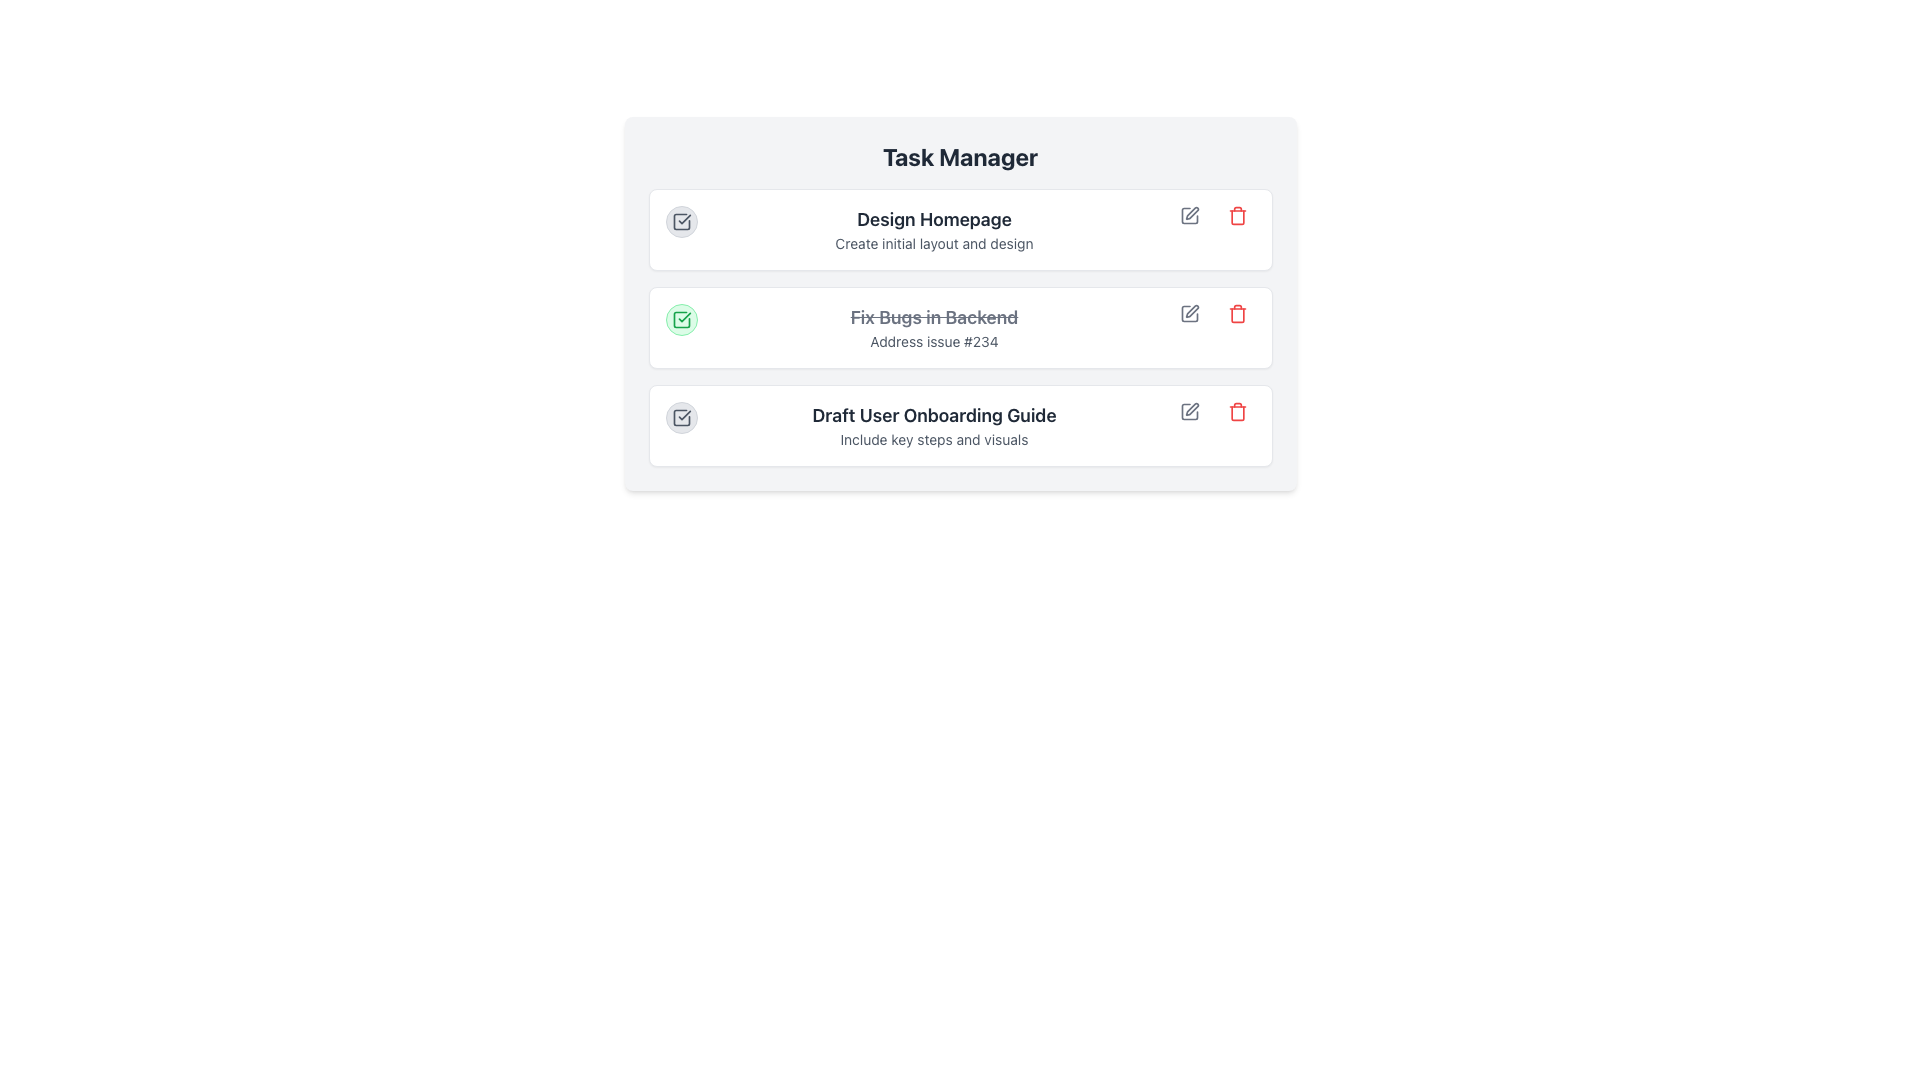 The width and height of the screenshot is (1920, 1080). I want to click on the title text label located at the top of the third task card in the task list for visual identification of the specific task item, so click(933, 415).